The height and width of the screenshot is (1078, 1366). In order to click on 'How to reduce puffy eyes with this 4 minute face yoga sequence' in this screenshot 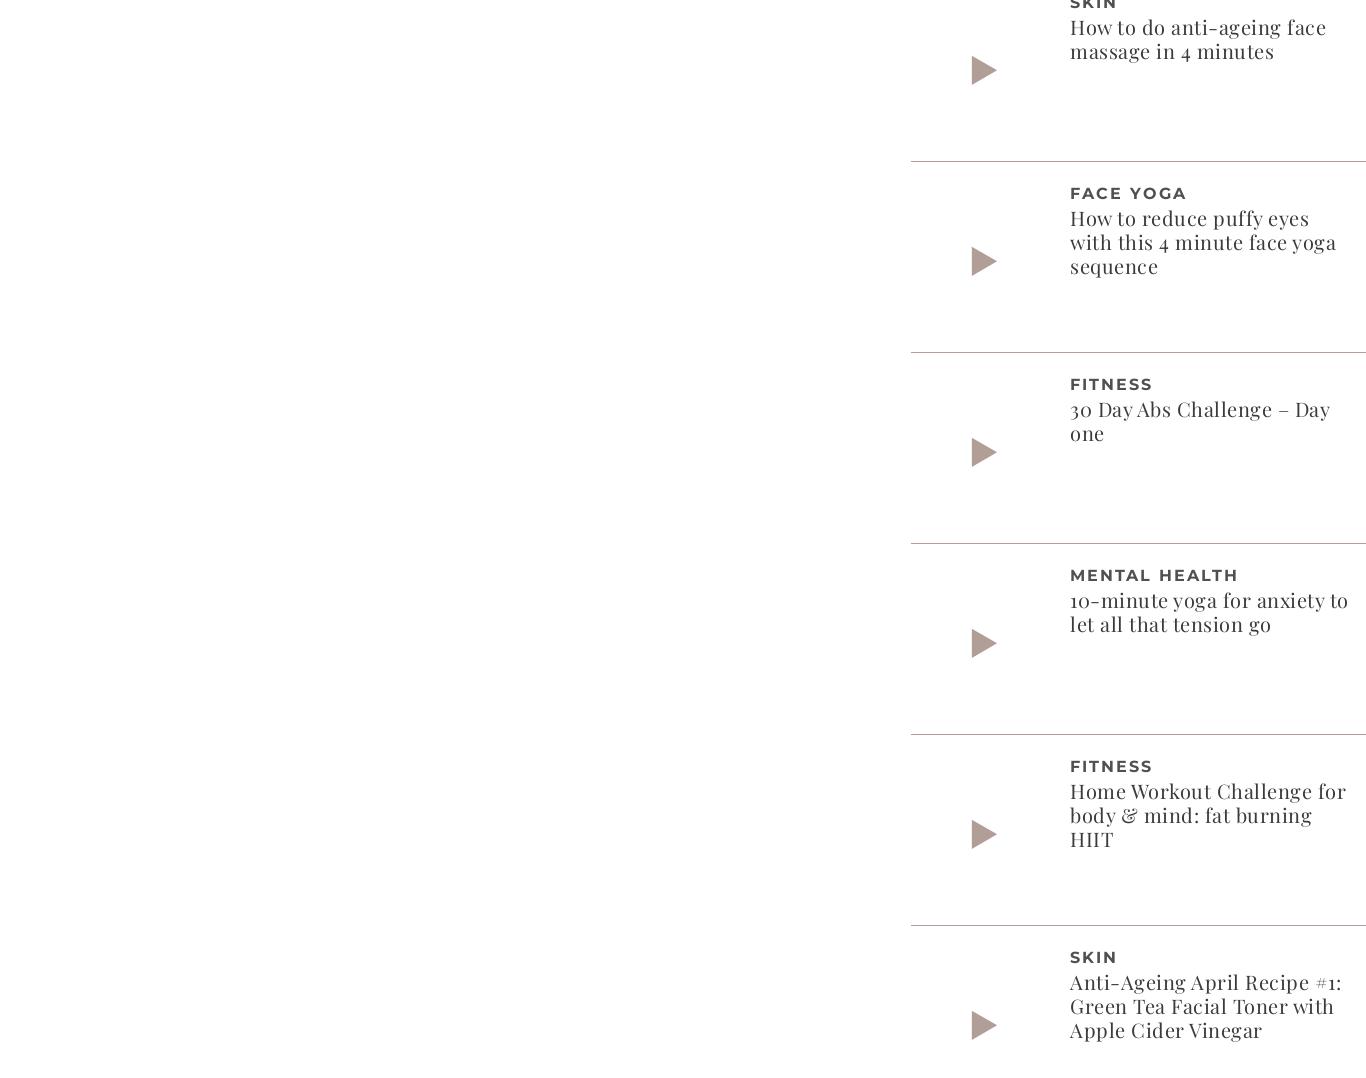, I will do `click(1203, 239)`.